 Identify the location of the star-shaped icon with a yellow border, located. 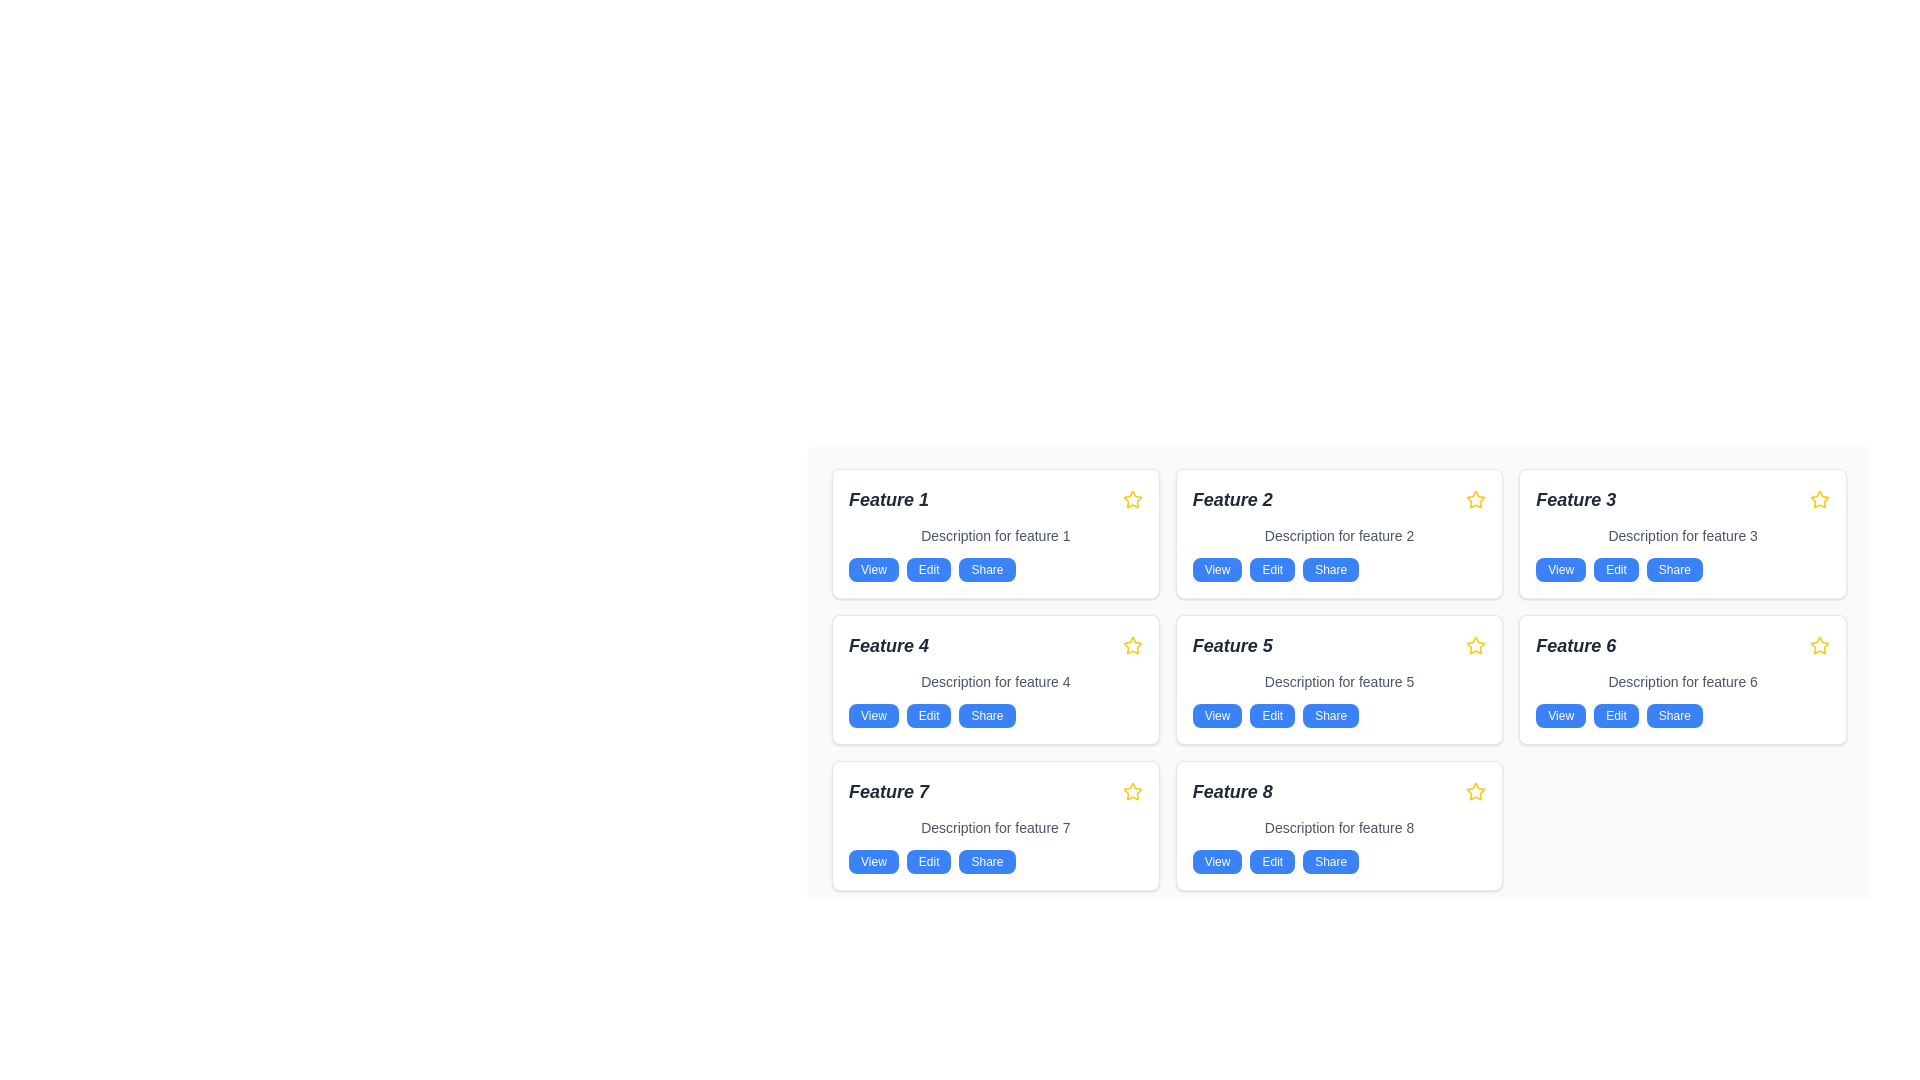
(1476, 499).